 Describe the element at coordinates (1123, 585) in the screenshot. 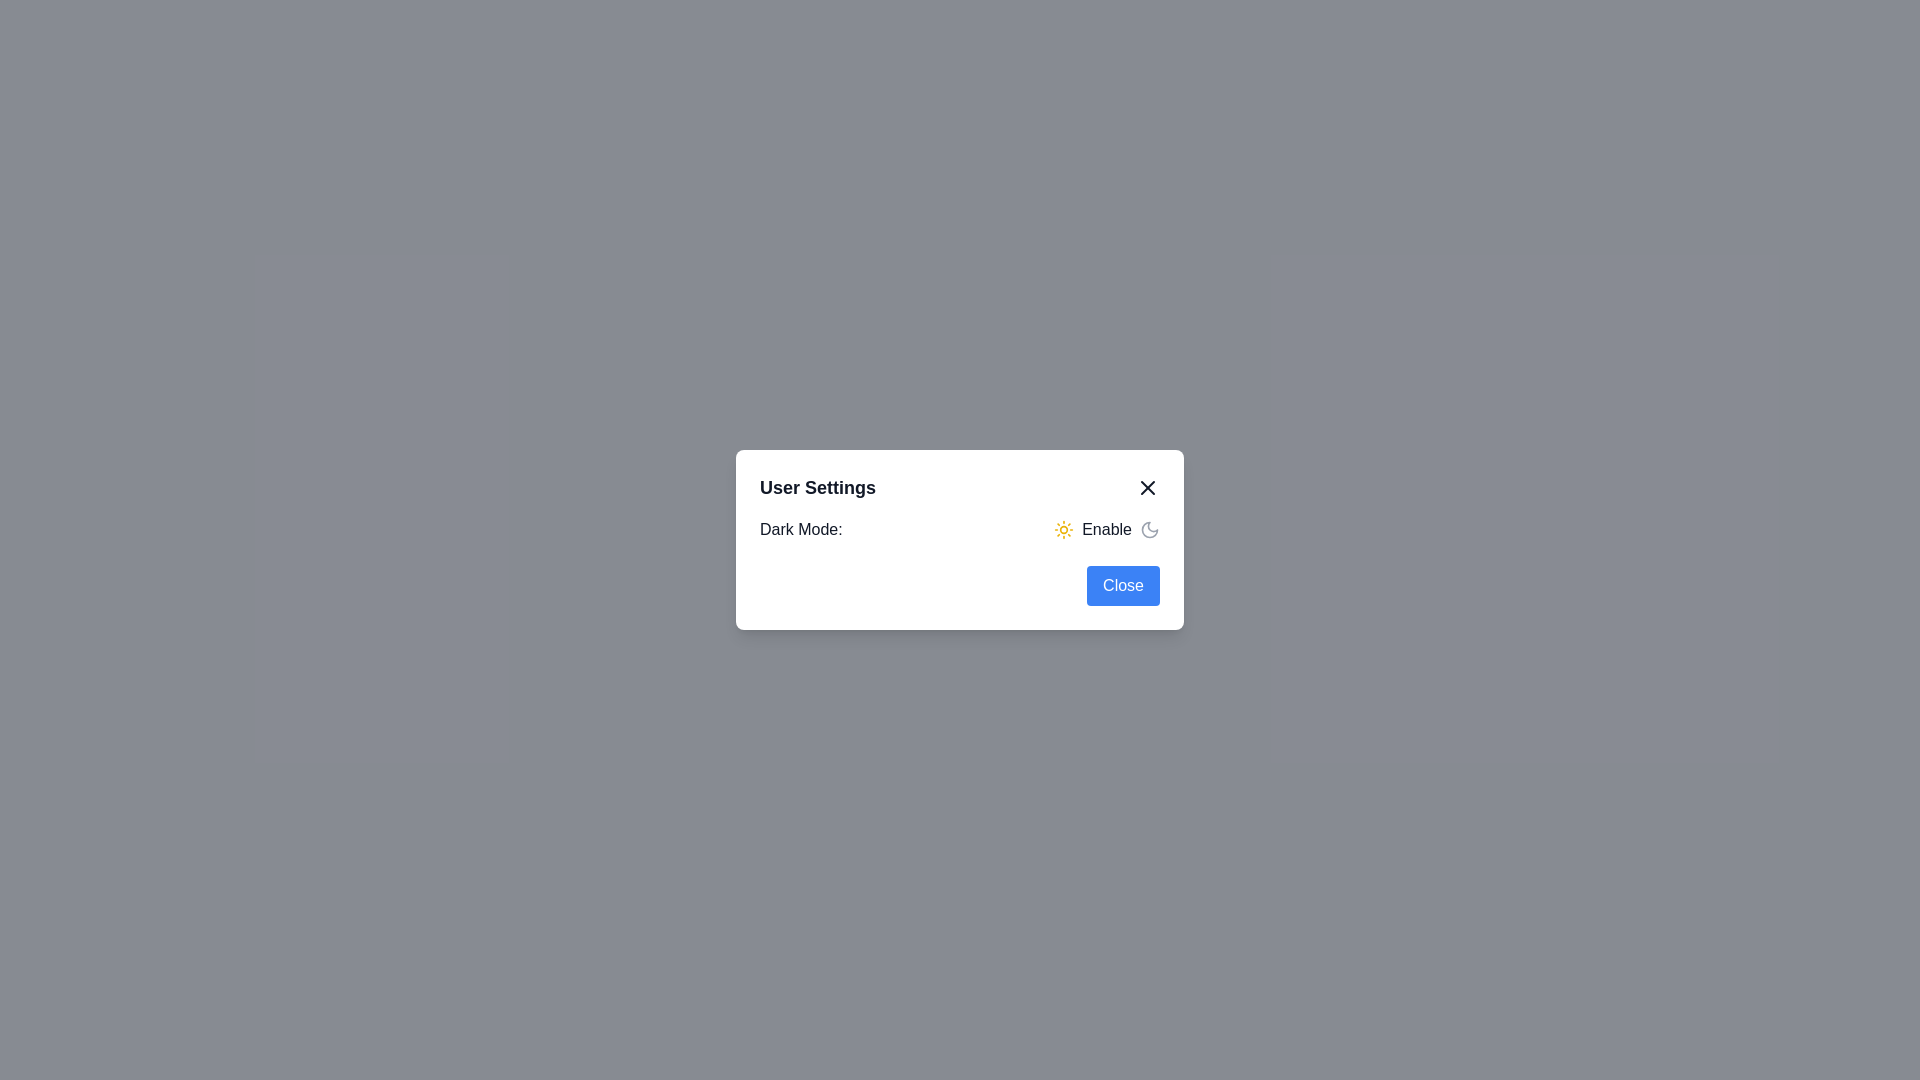

I see `the 'Close' button with a blue background and white text` at that location.